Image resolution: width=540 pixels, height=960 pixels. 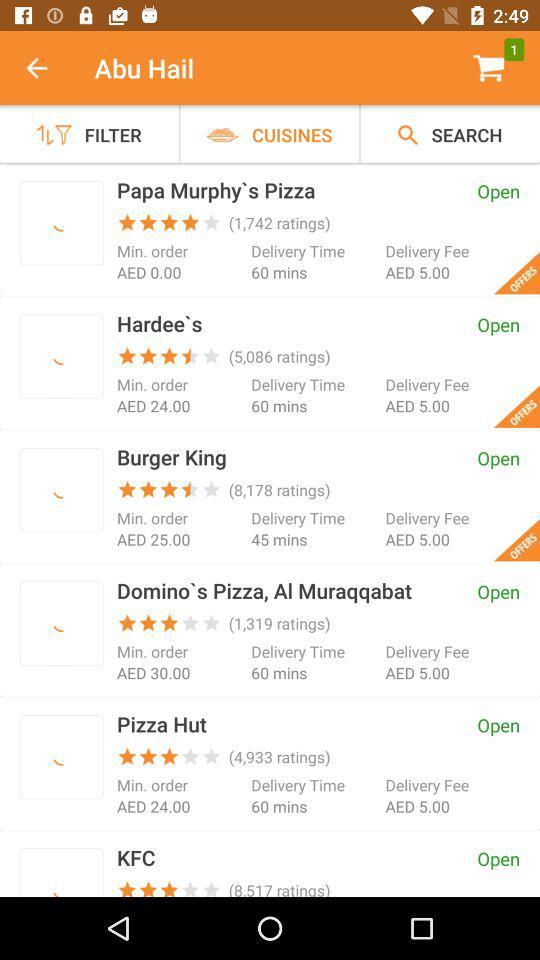 What do you see at coordinates (61, 875) in the screenshot?
I see `option` at bounding box center [61, 875].